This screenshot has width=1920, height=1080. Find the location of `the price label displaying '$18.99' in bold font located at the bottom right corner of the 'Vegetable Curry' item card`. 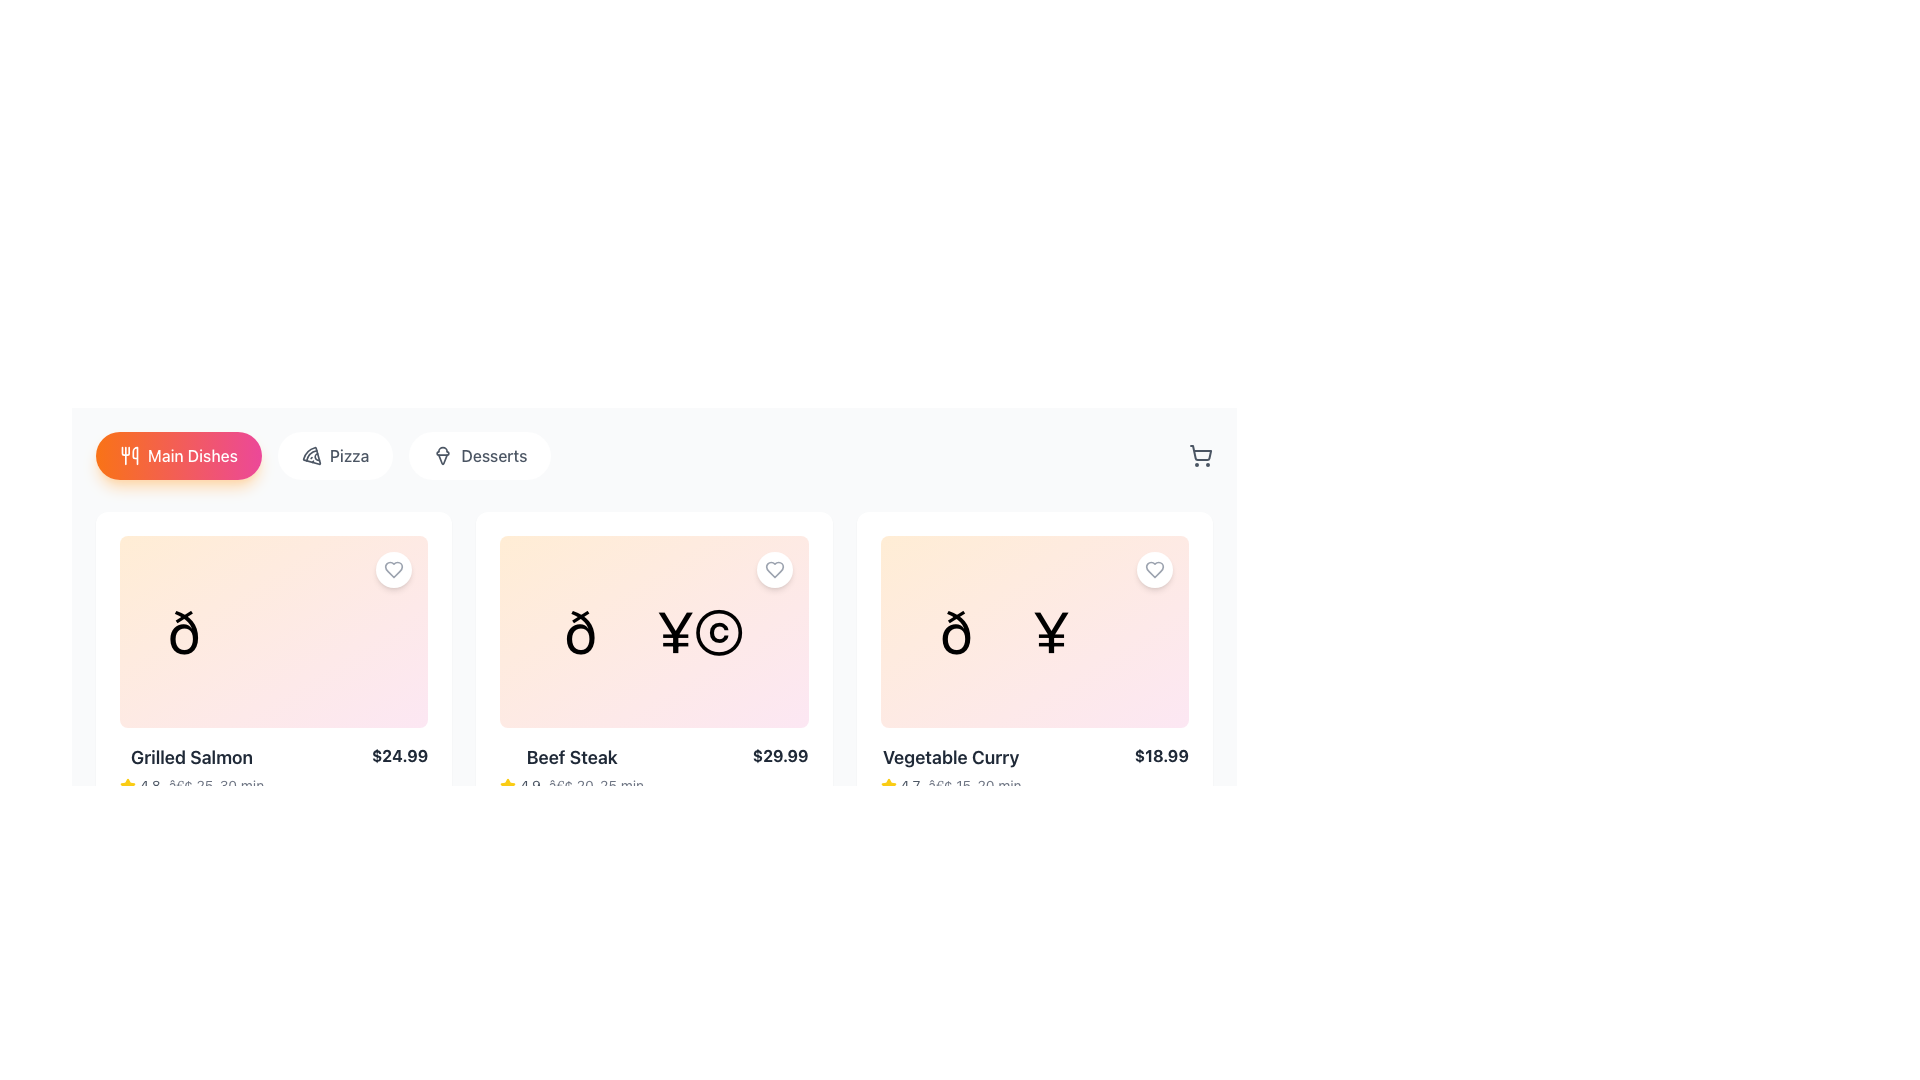

the price label displaying '$18.99' in bold font located at the bottom right corner of the 'Vegetable Curry' item card is located at coordinates (1161, 756).